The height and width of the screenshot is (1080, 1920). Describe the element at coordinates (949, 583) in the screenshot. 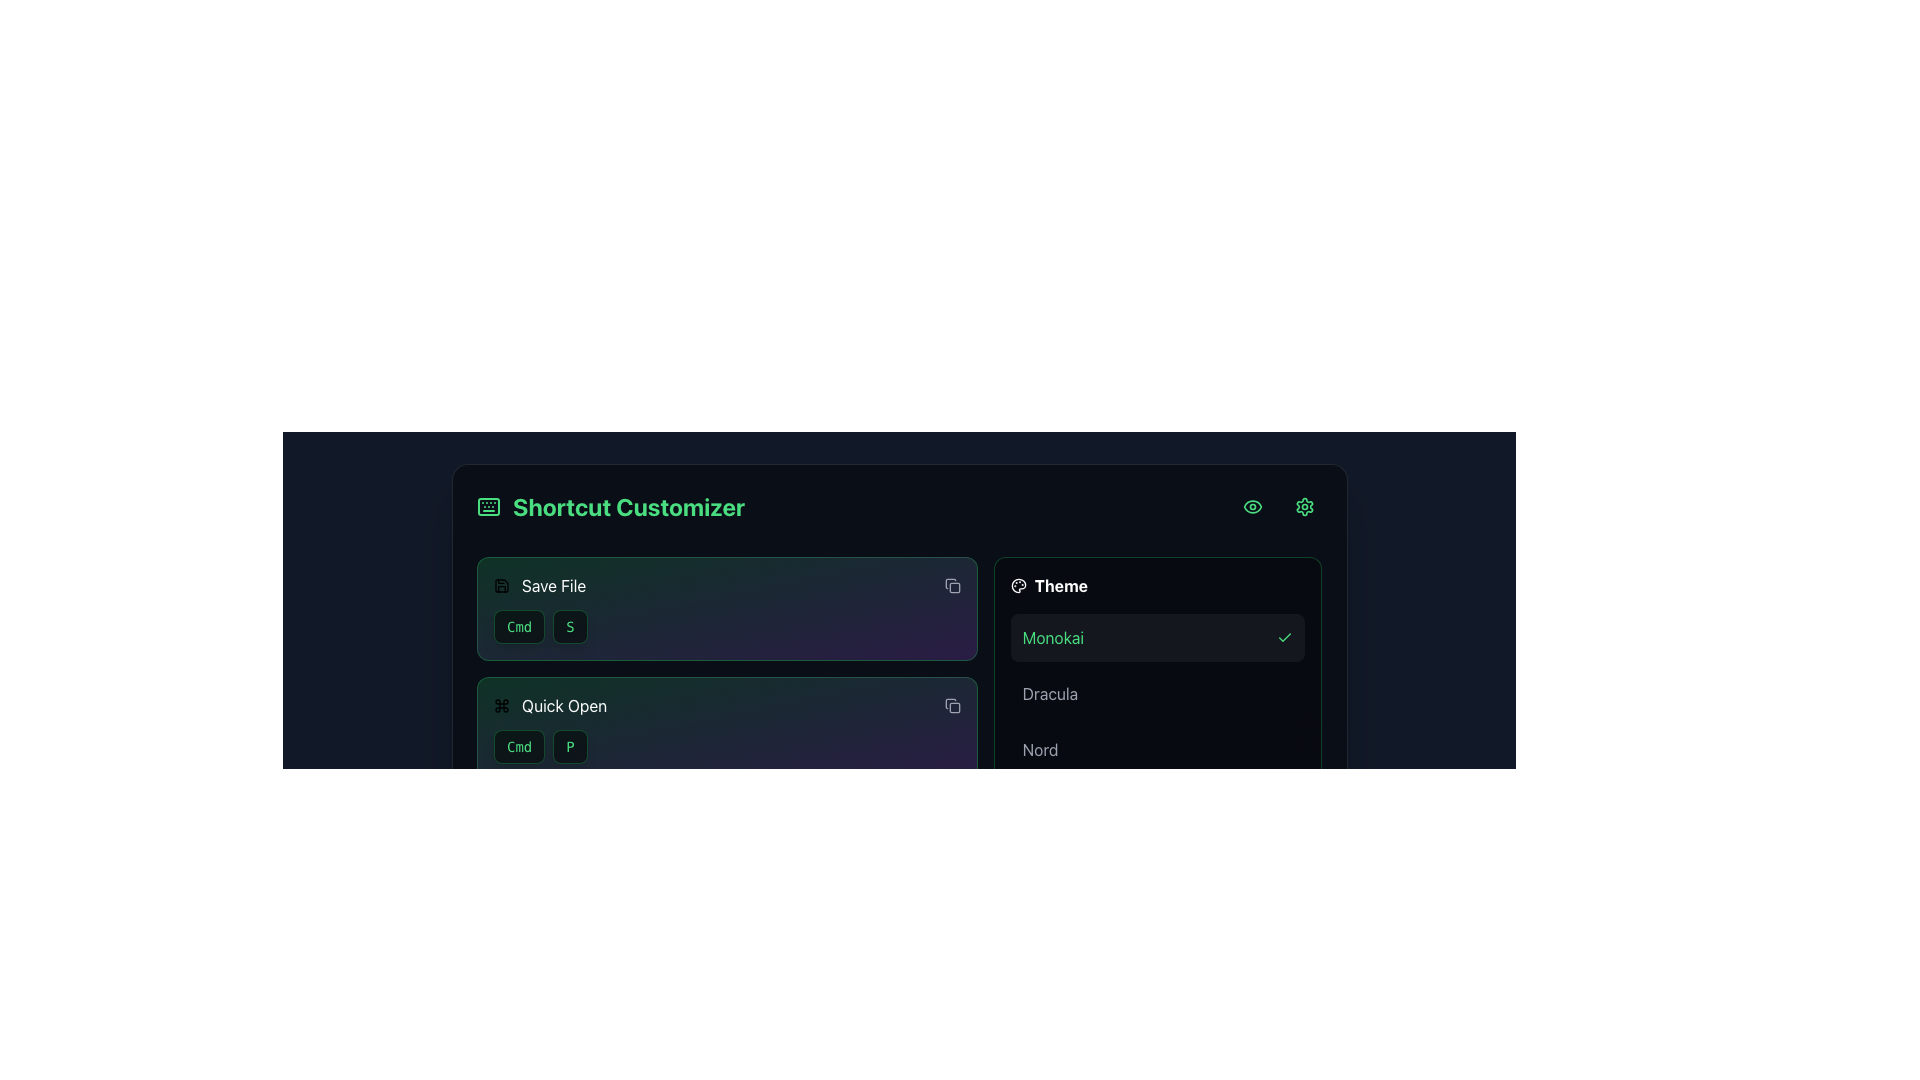

I see `the 'copy' icon element located in the top-right corner of the 'Save File' button in the Shortcut Customizer interface` at that location.